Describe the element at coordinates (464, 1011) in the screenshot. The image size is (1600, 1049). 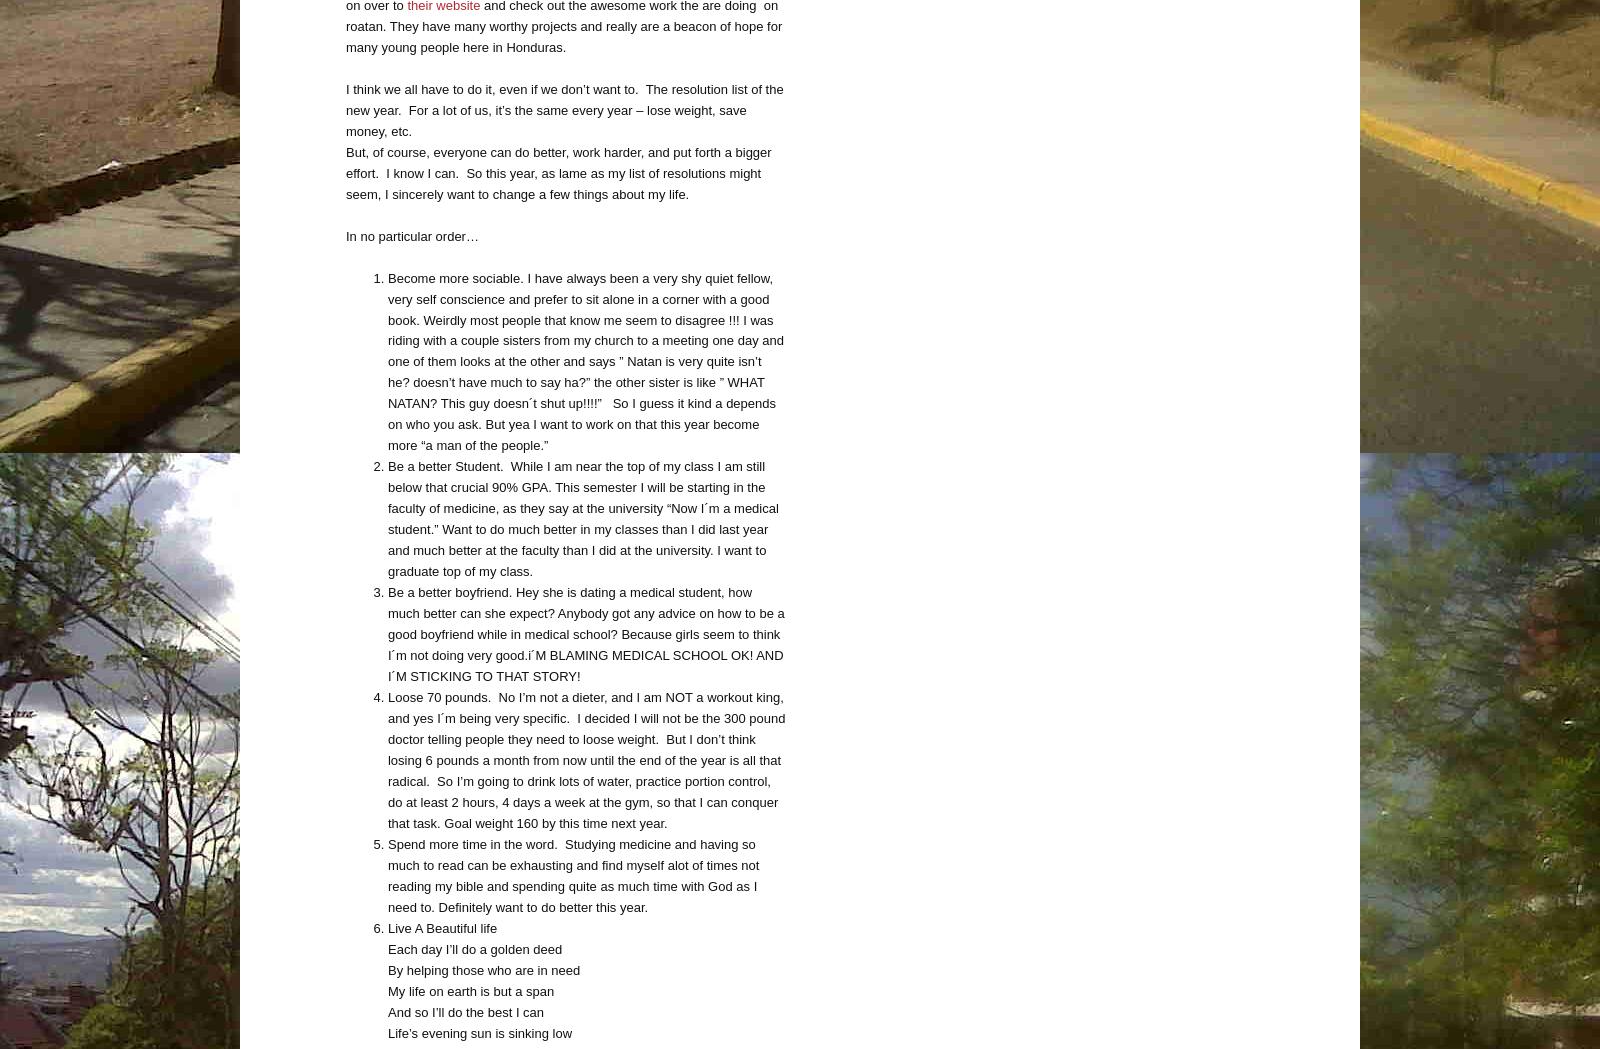
I see `'And so I’ll do the best I can'` at that location.